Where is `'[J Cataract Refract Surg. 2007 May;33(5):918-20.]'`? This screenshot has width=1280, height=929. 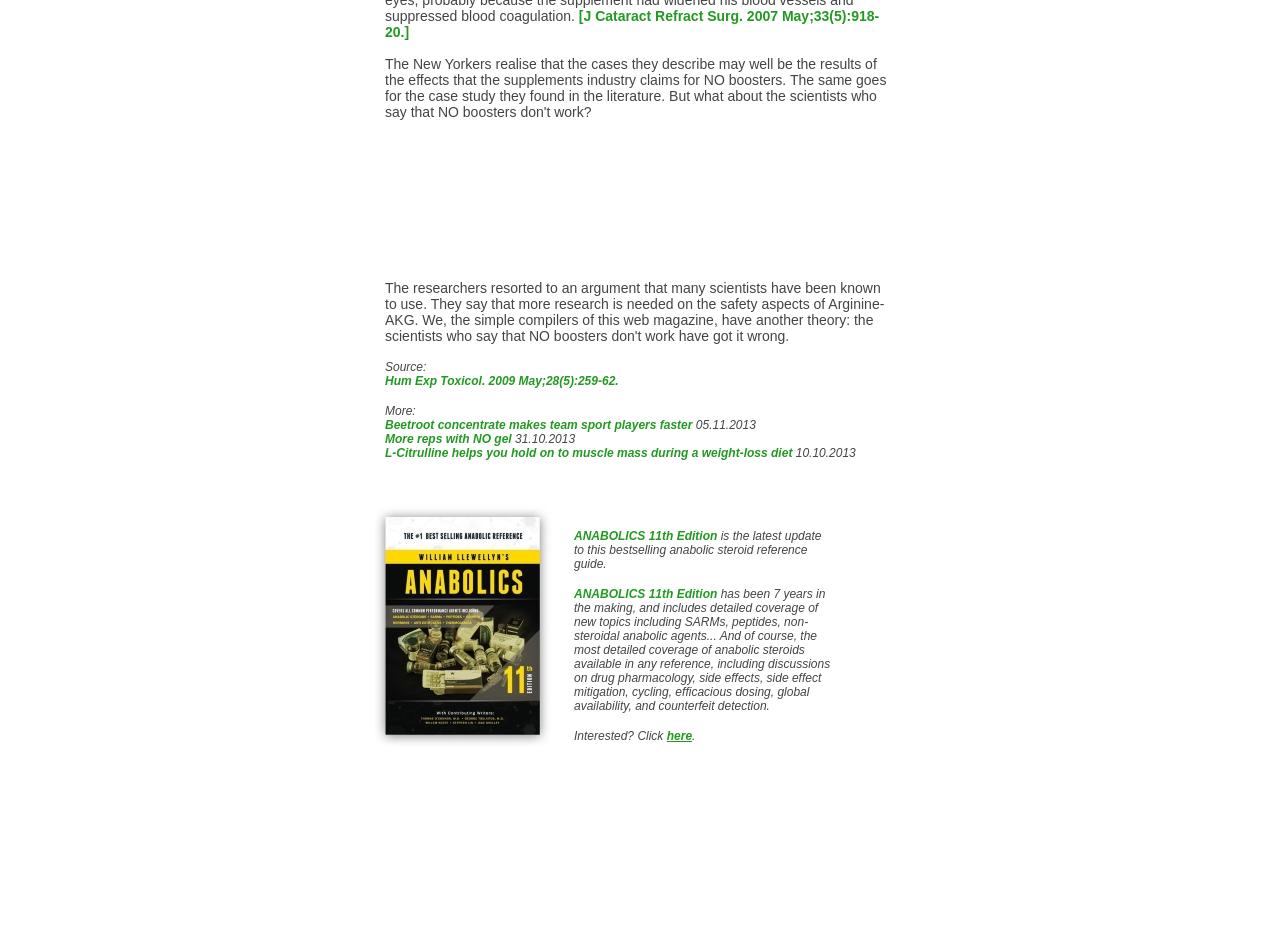 '[J Cataract Refract Surg. 2007 May;33(5):918-20.]' is located at coordinates (385, 22).